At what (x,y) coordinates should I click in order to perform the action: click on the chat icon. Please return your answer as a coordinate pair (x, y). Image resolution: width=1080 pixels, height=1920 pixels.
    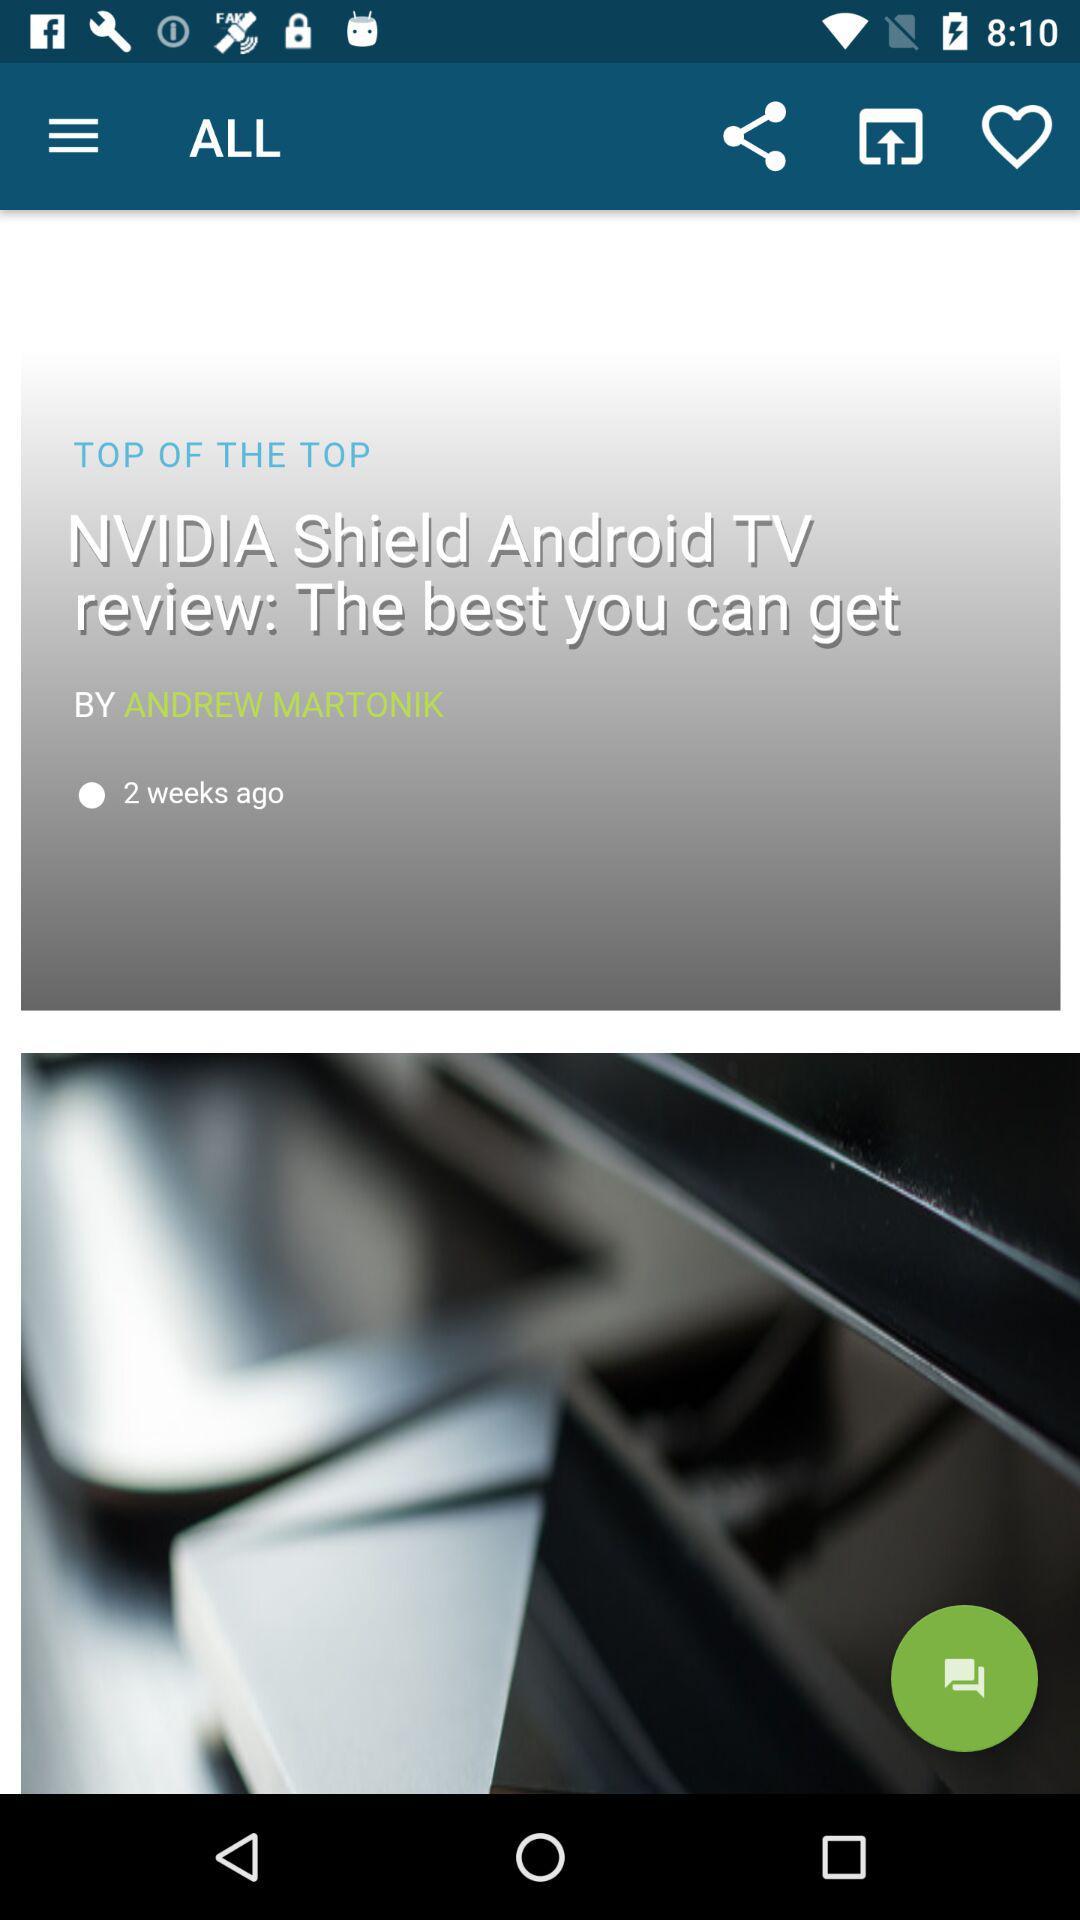
    Looking at the image, I should click on (963, 1678).